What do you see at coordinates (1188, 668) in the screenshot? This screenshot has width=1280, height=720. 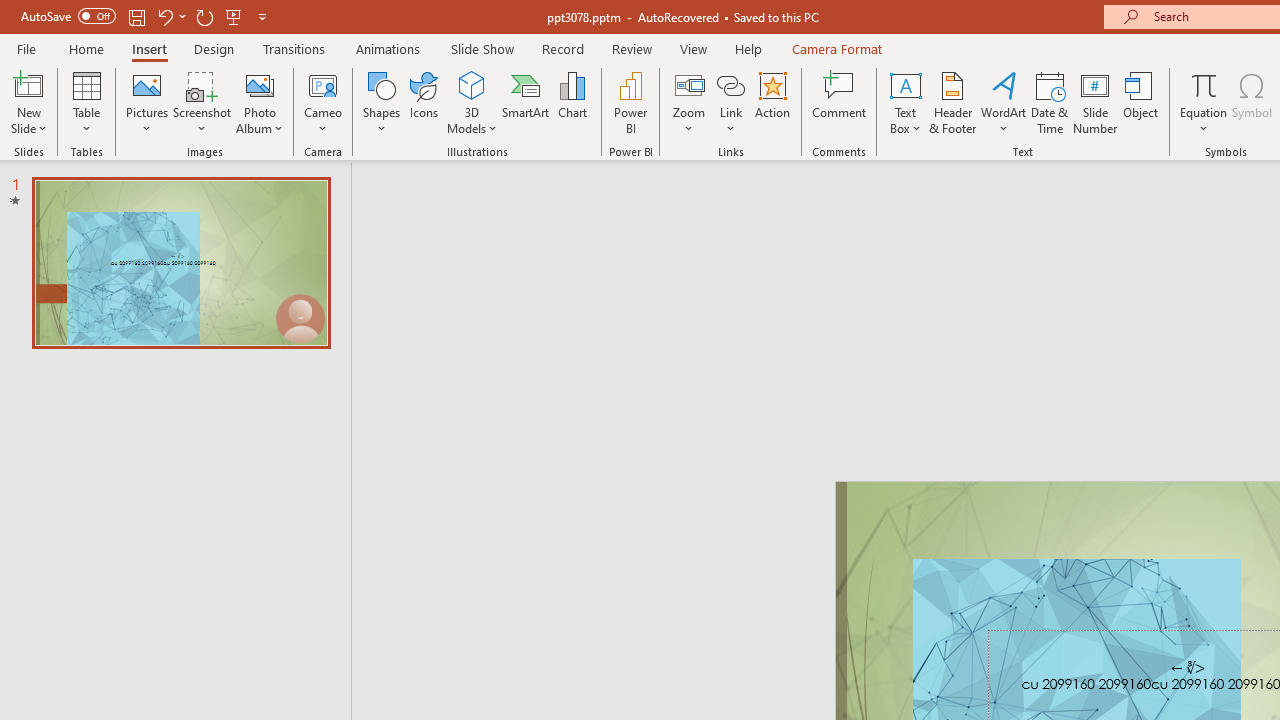 I see `'TextBox 7'` at bounding box center [1188, 668].